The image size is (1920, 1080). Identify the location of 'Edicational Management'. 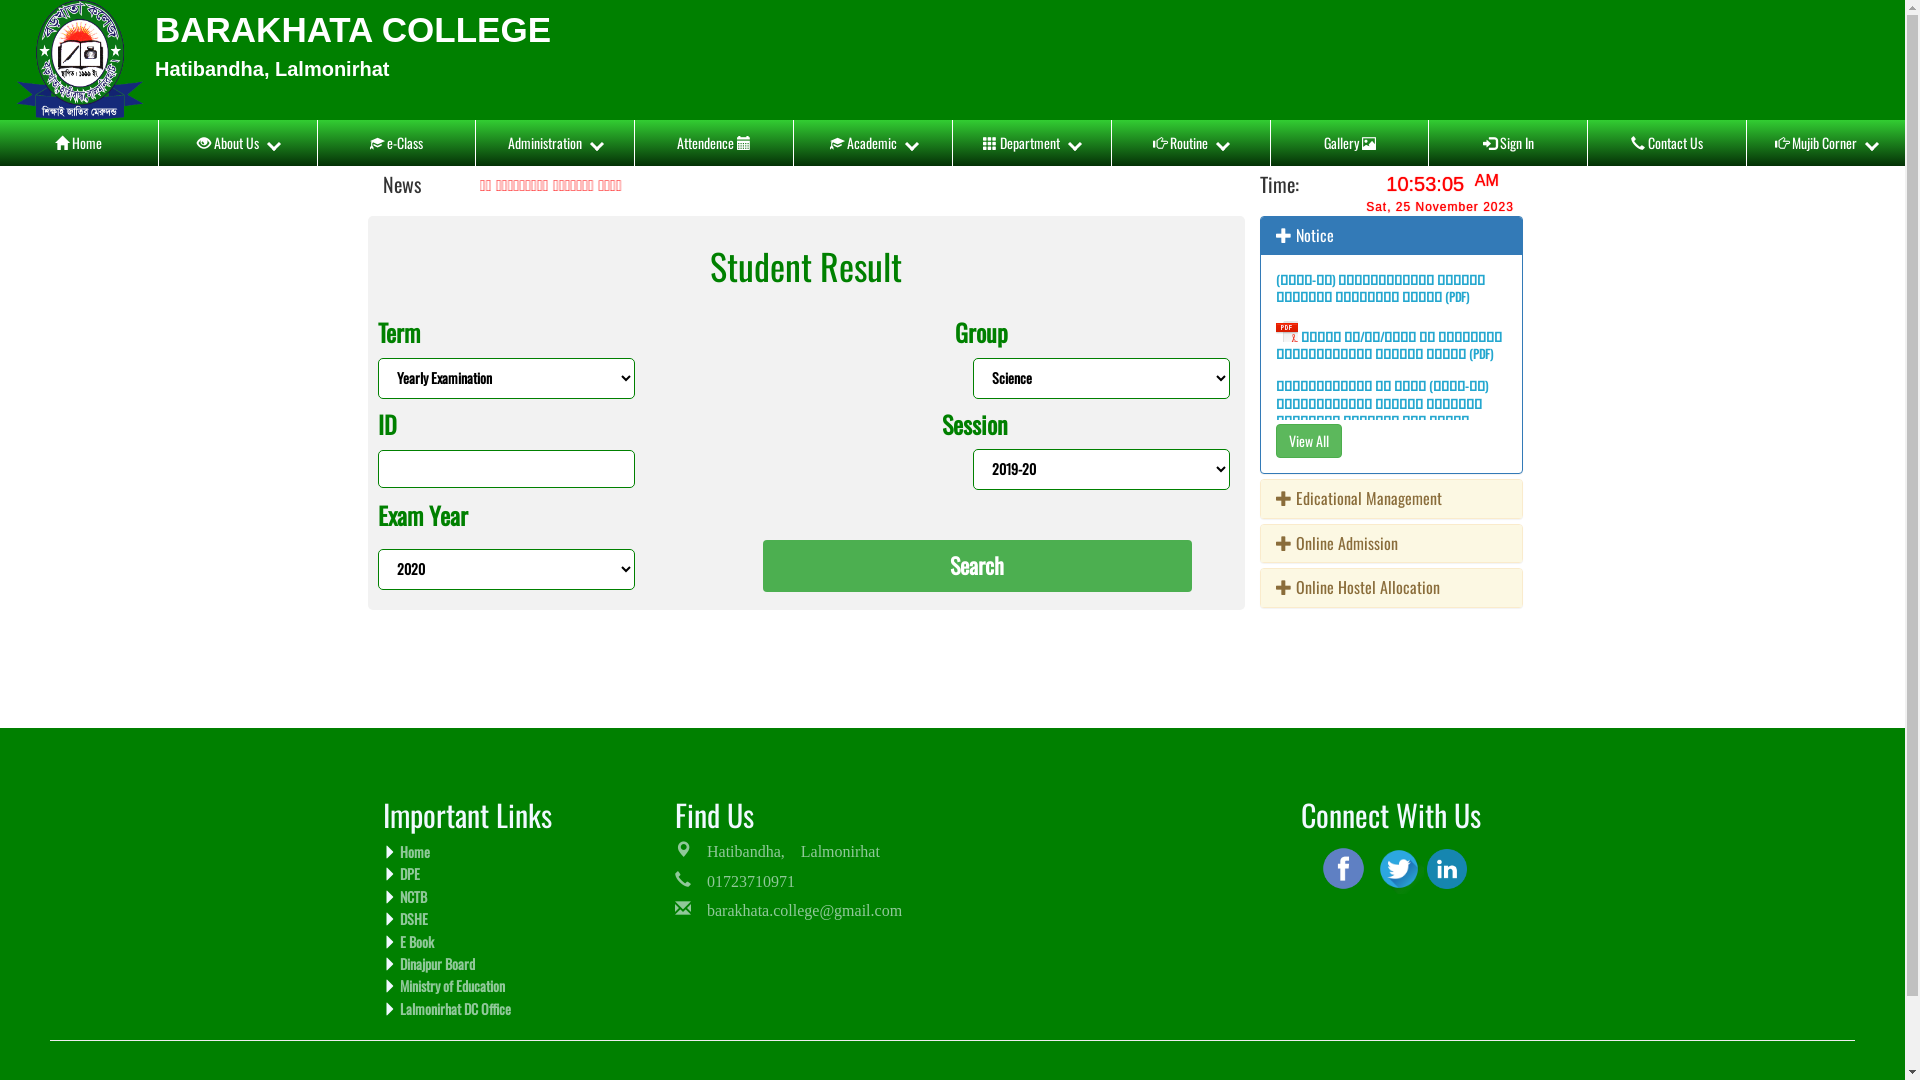
(1275, 496).